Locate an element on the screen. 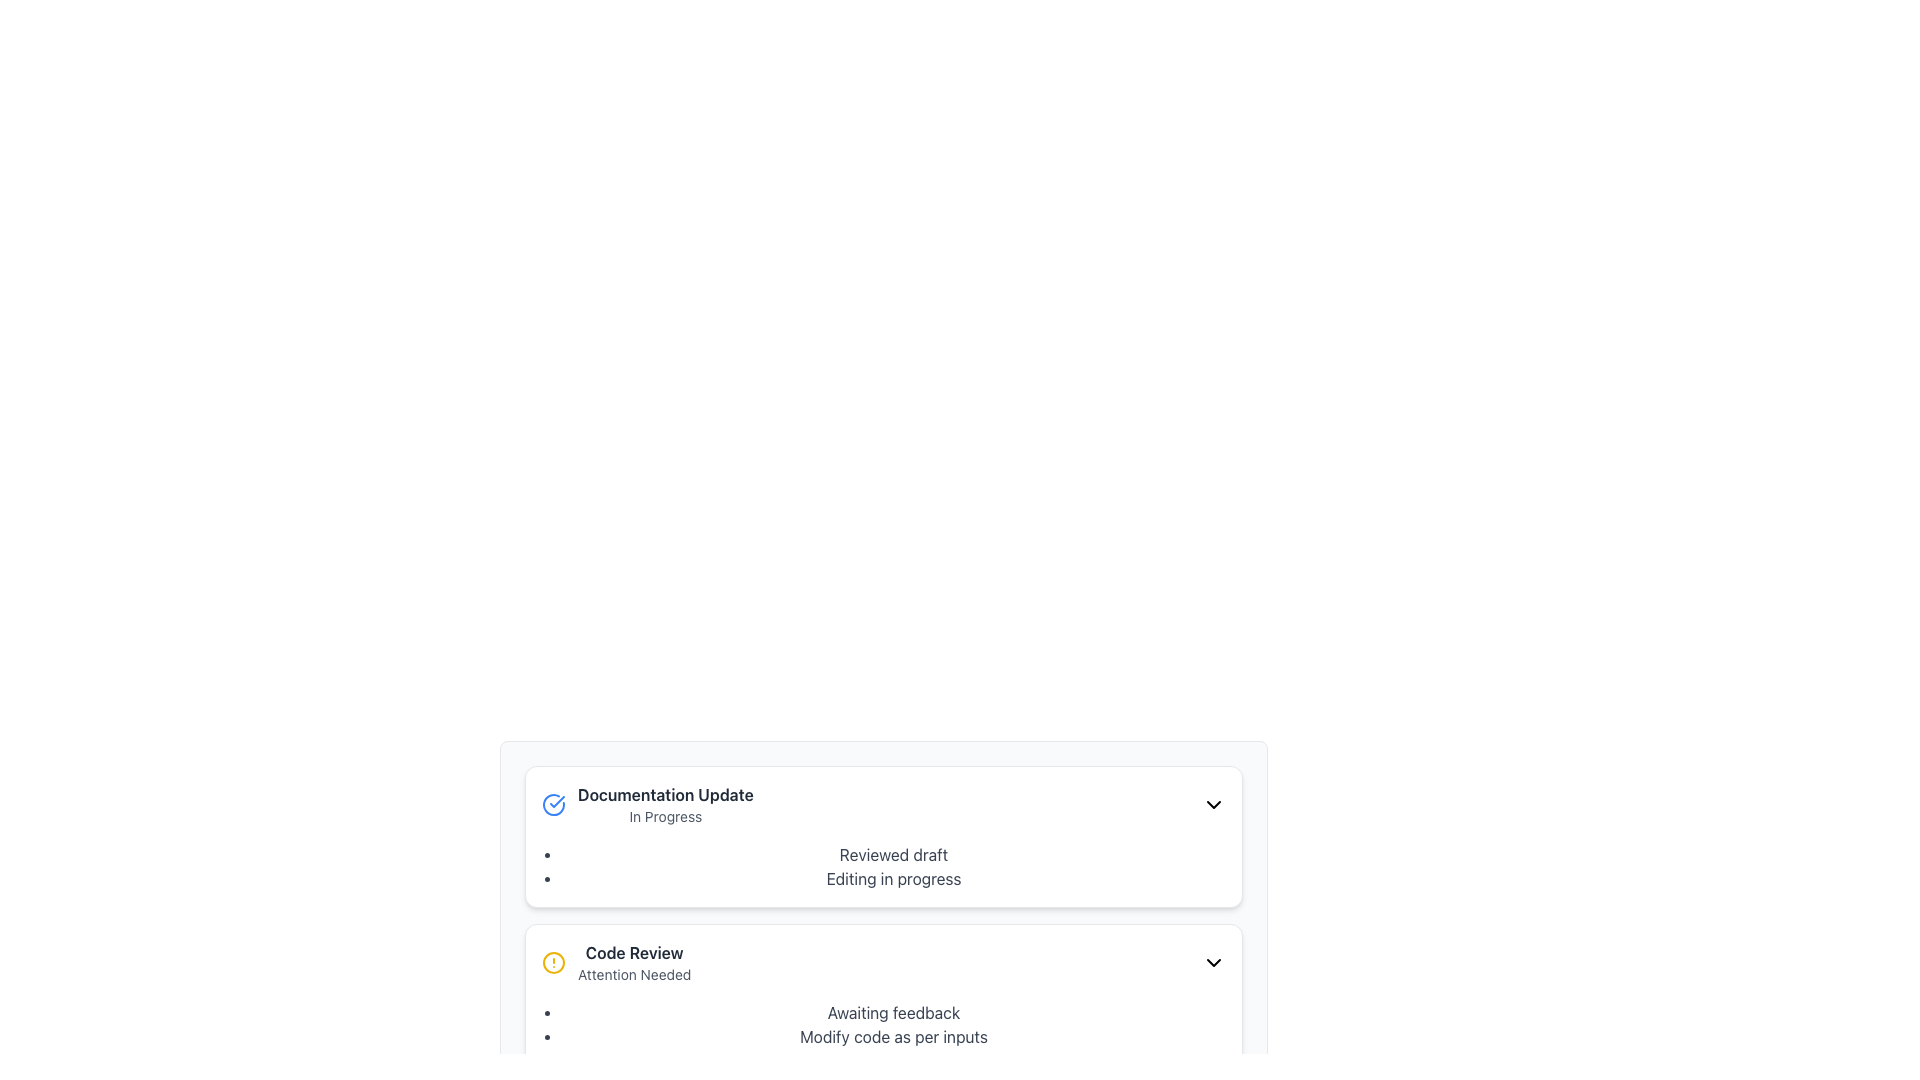  the progress update text element that indicates the completion of the draft review process, located within the Documentation Update section is located at coordinates (892, 855).